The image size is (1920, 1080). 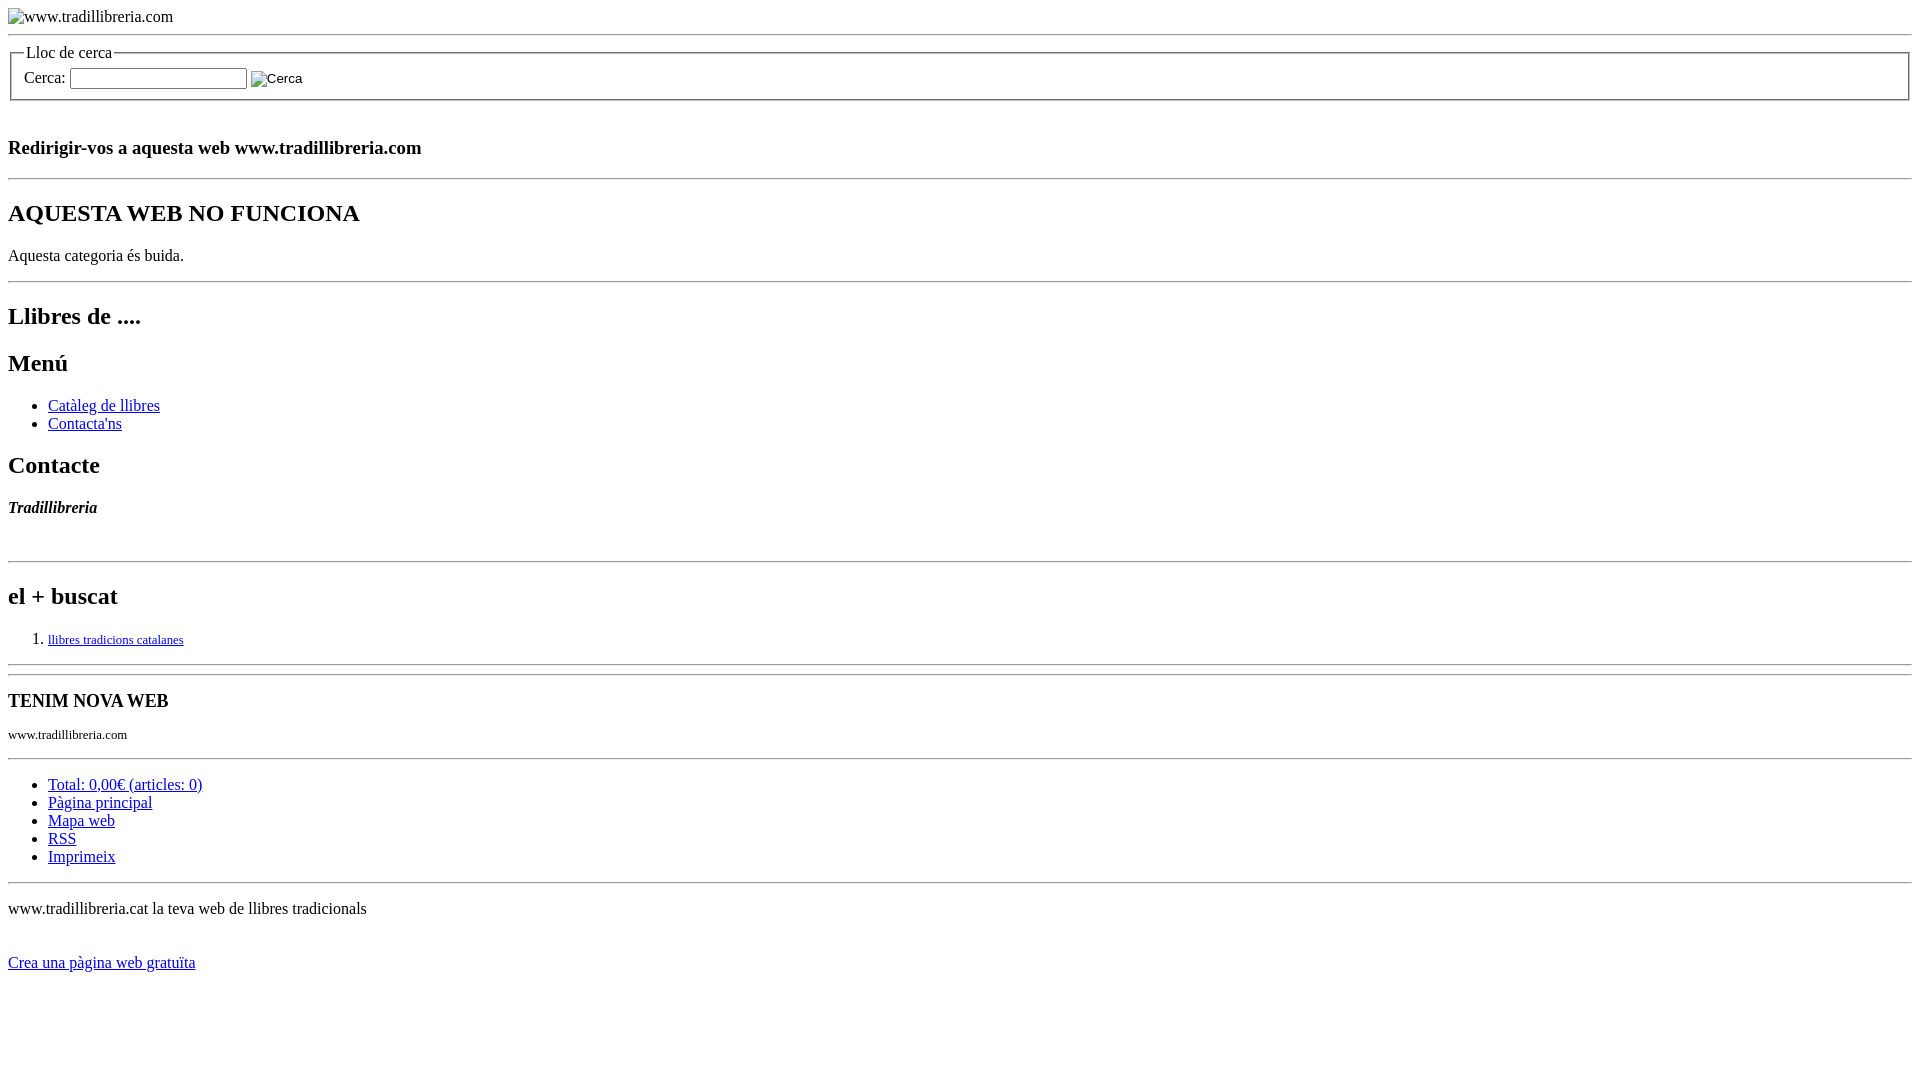 What do you see at coordinates (62, 838) in the screenshot?
I see `'RSS'` at bounding box center [62, 838].